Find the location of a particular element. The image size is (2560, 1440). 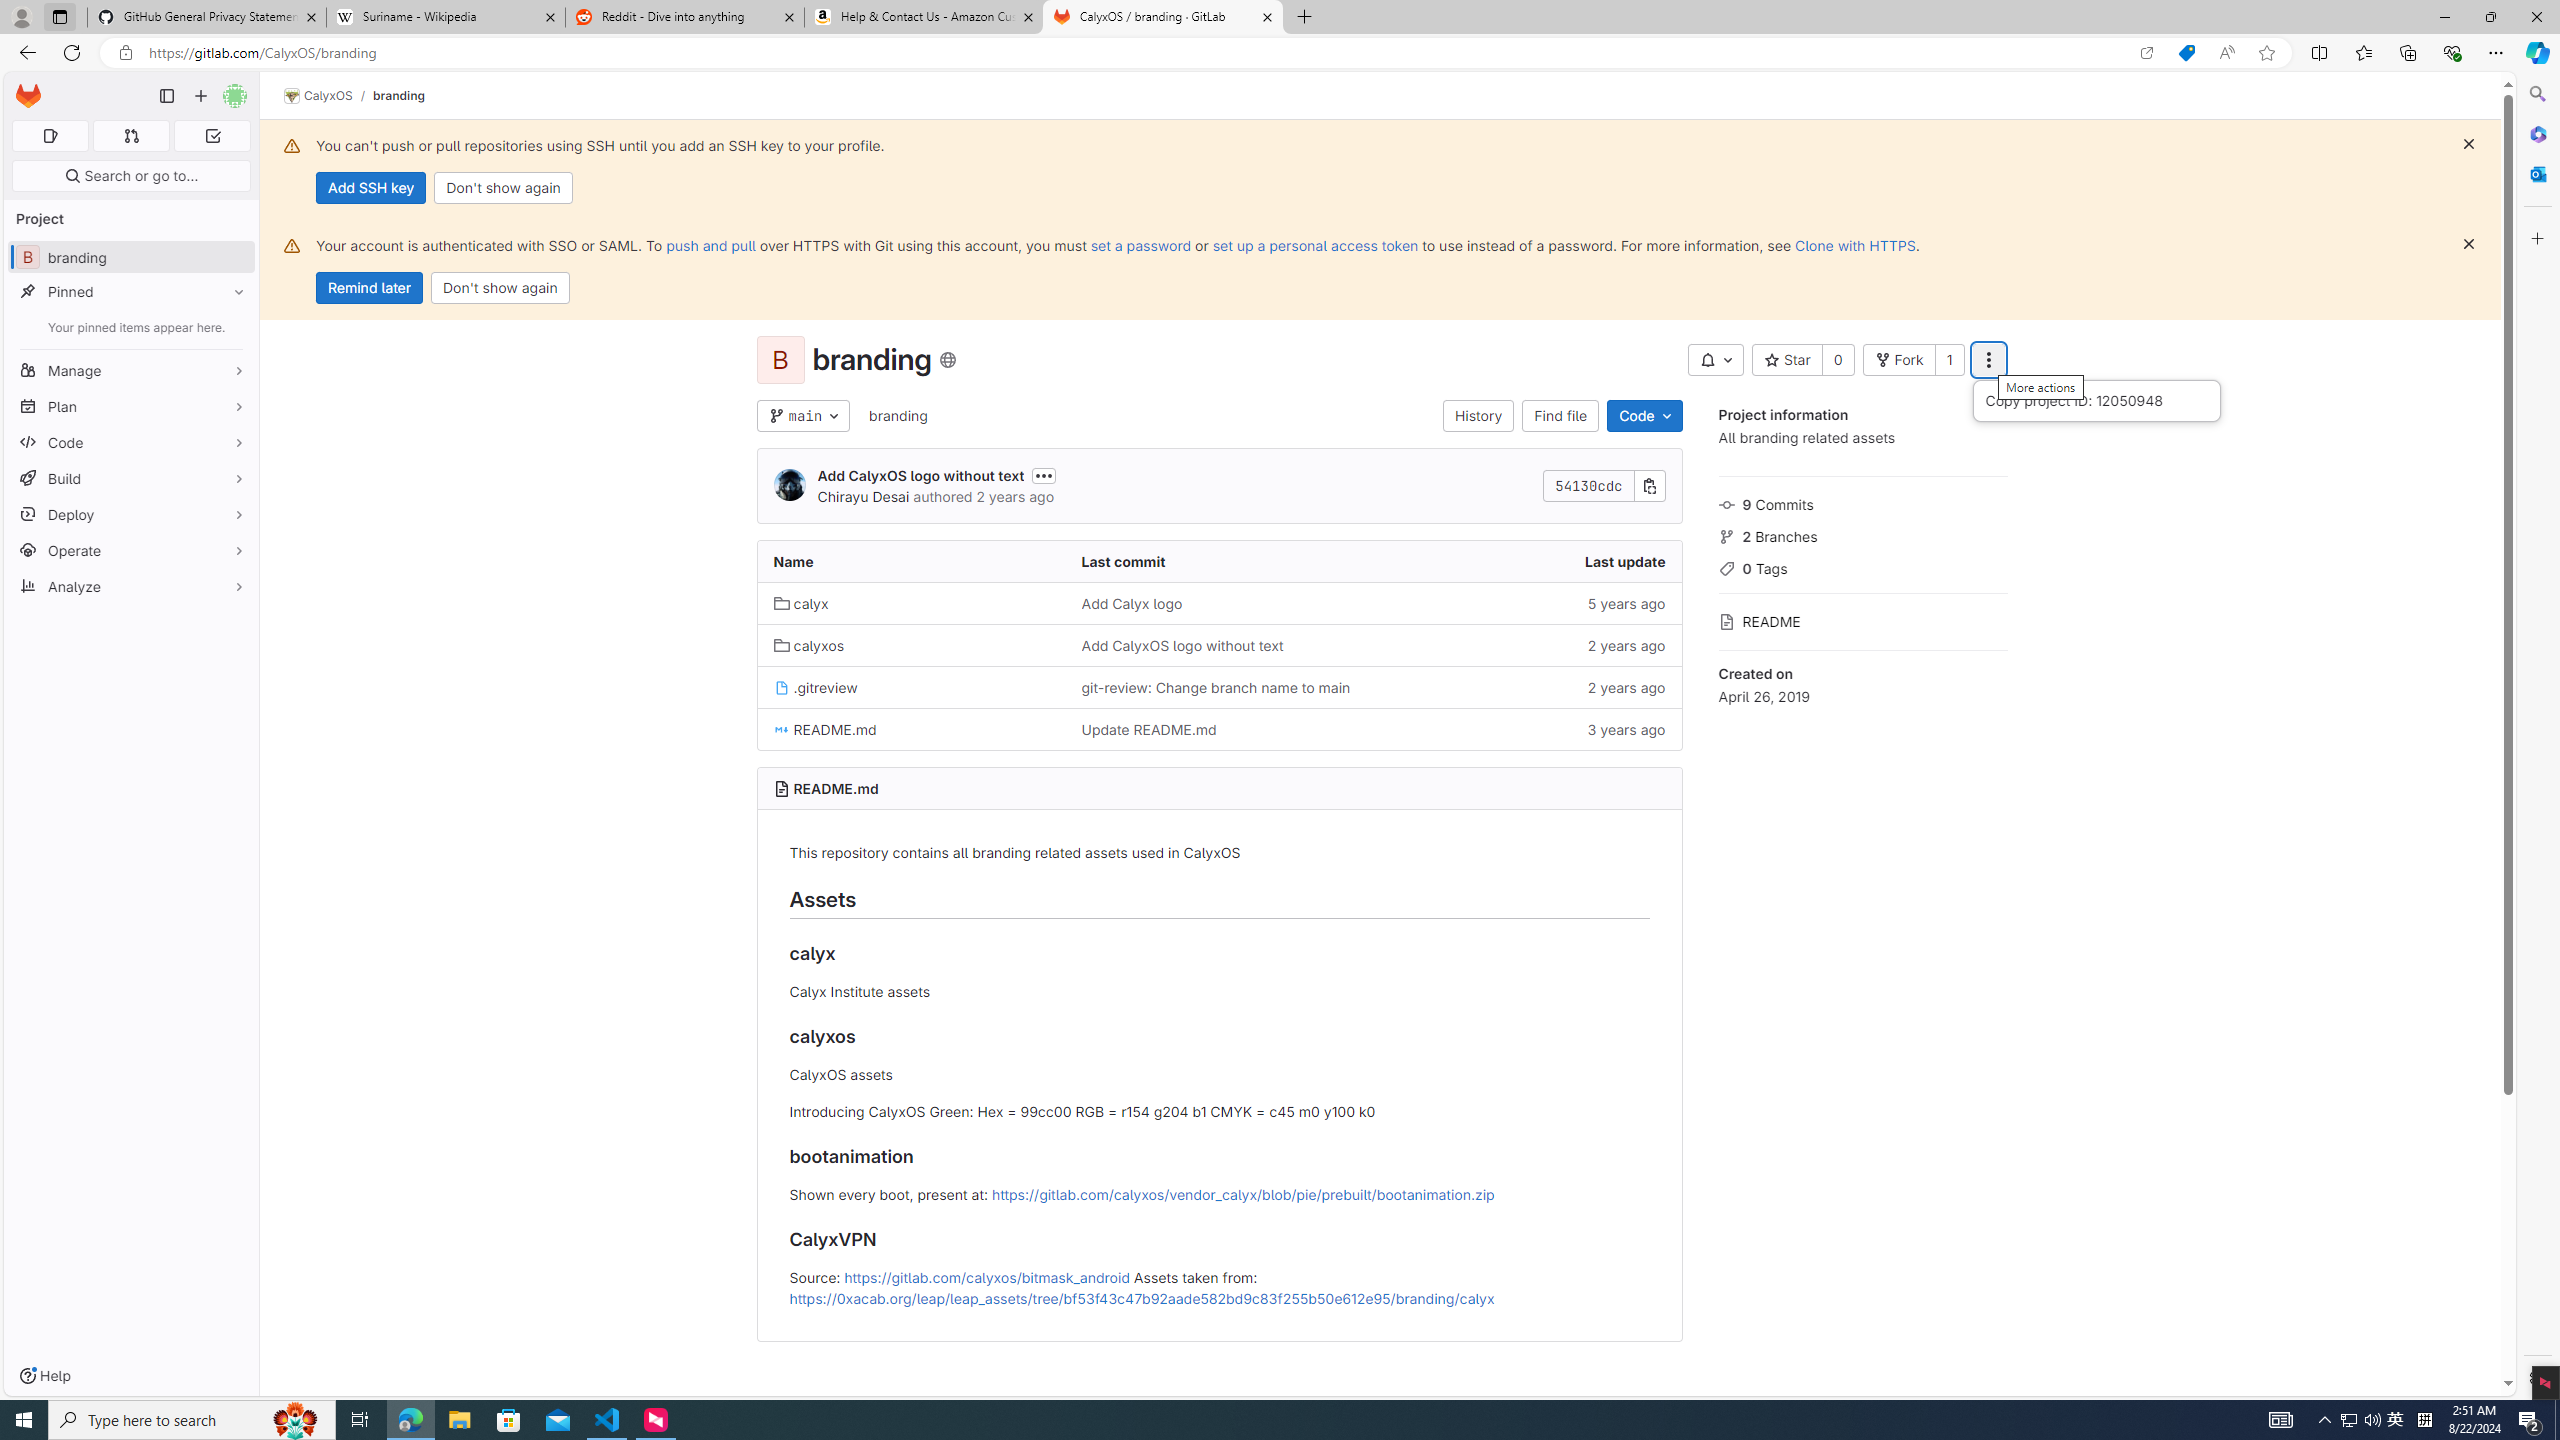

'calyx' is located at coordinates (910, 602).